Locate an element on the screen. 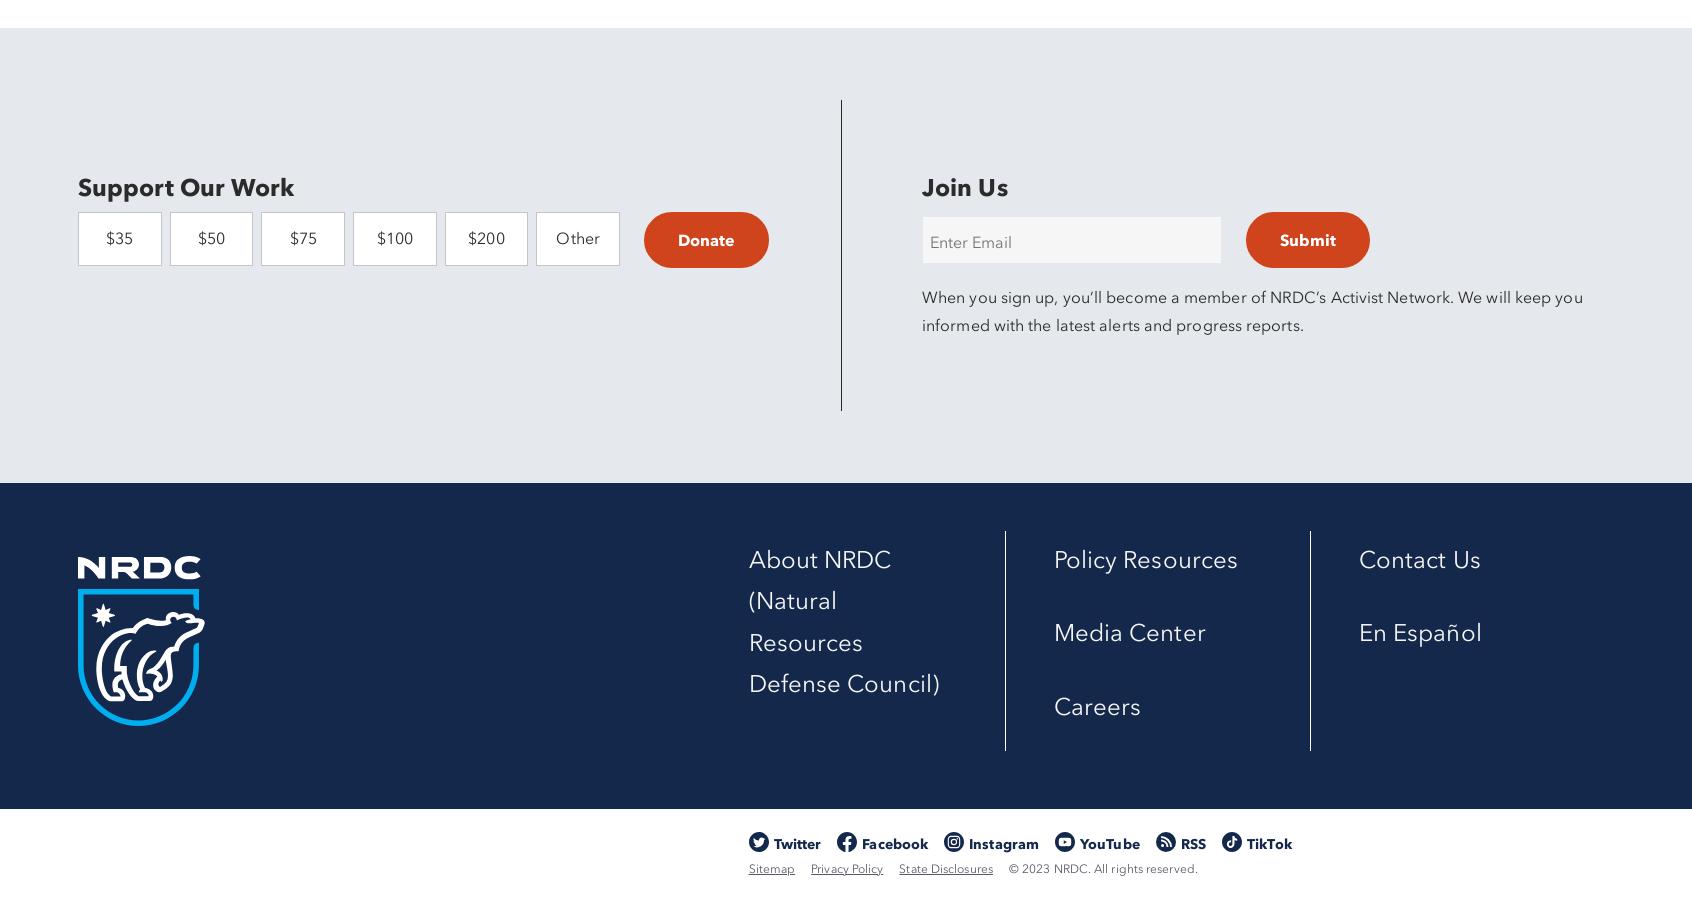 The width and height of the screenshot is (1692, 912). 'RSS' is located at coordinates (1192, 843).